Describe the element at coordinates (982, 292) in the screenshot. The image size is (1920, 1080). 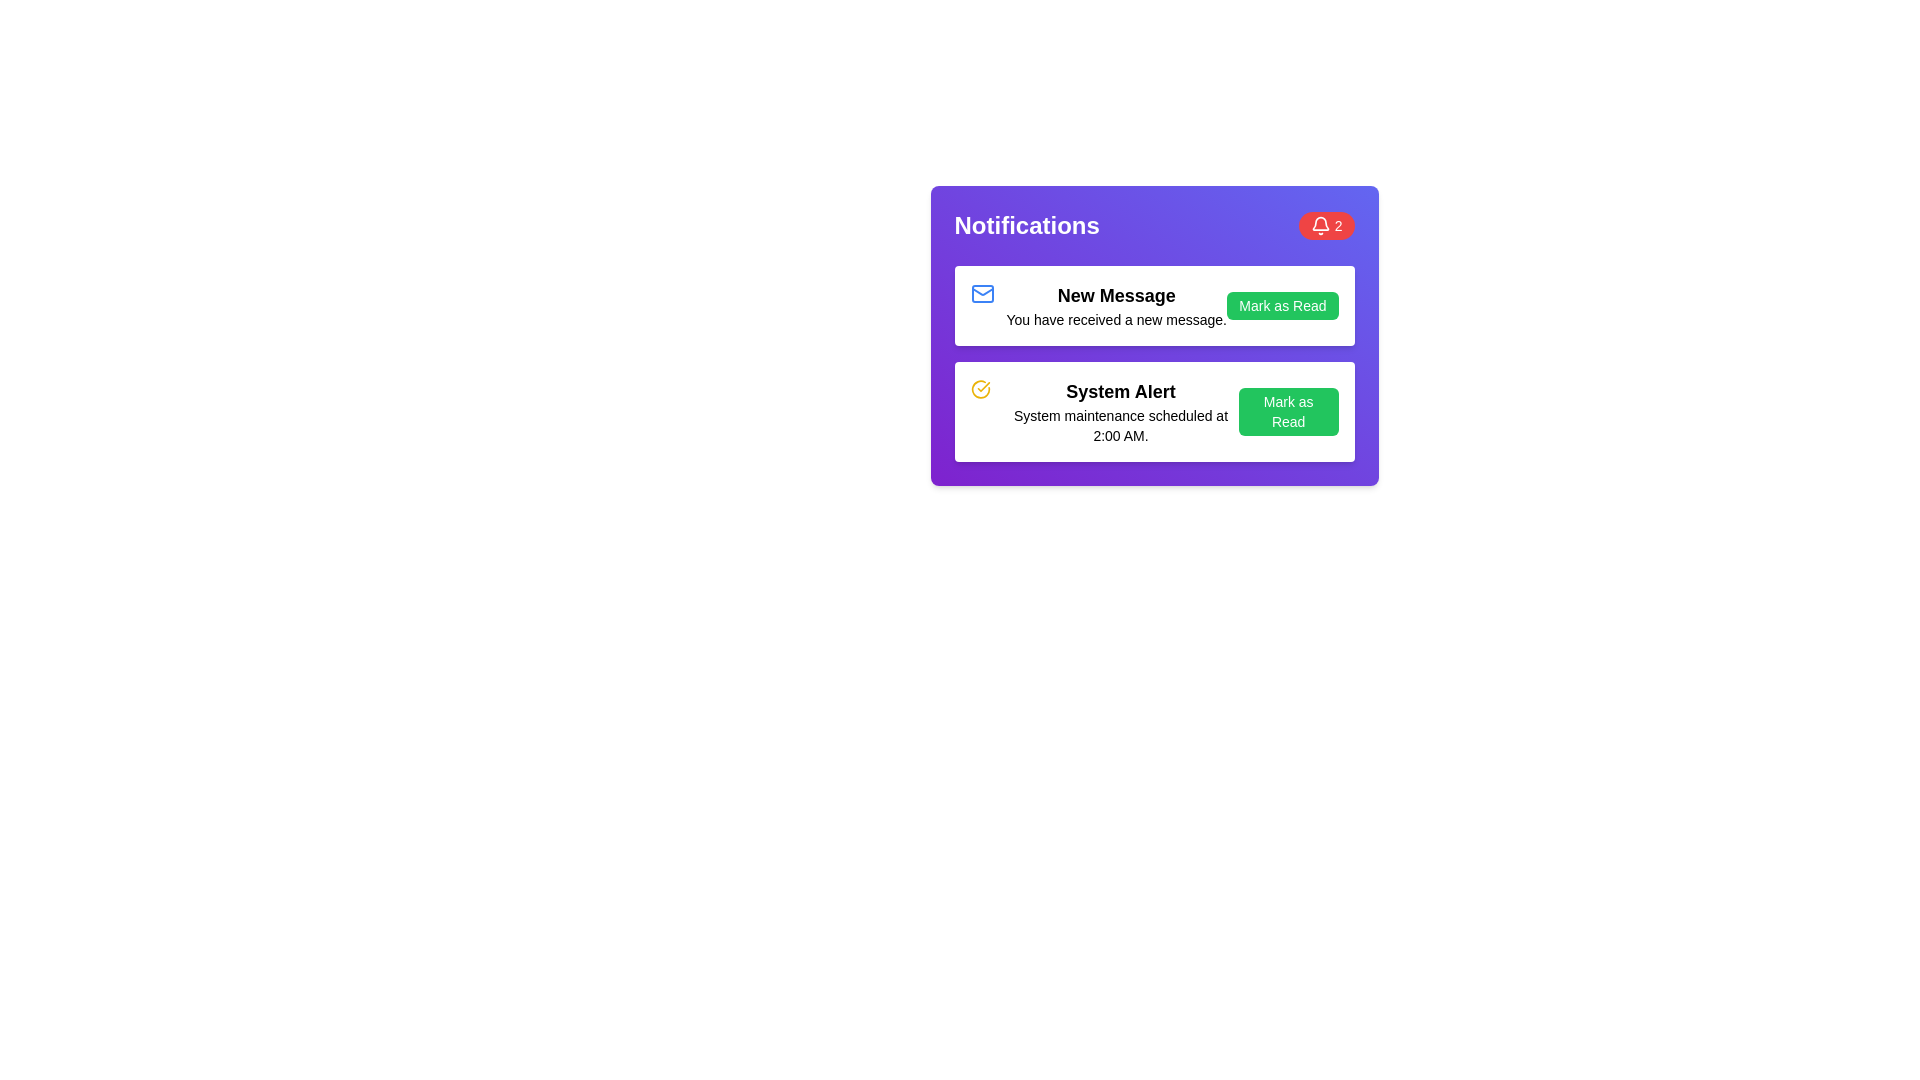
I see `the triangular diagonal lines of the blue envelope icon located on the left side of the 'New Message' notification in the list, which is positioned at the top row inside the notification panel` at that location.